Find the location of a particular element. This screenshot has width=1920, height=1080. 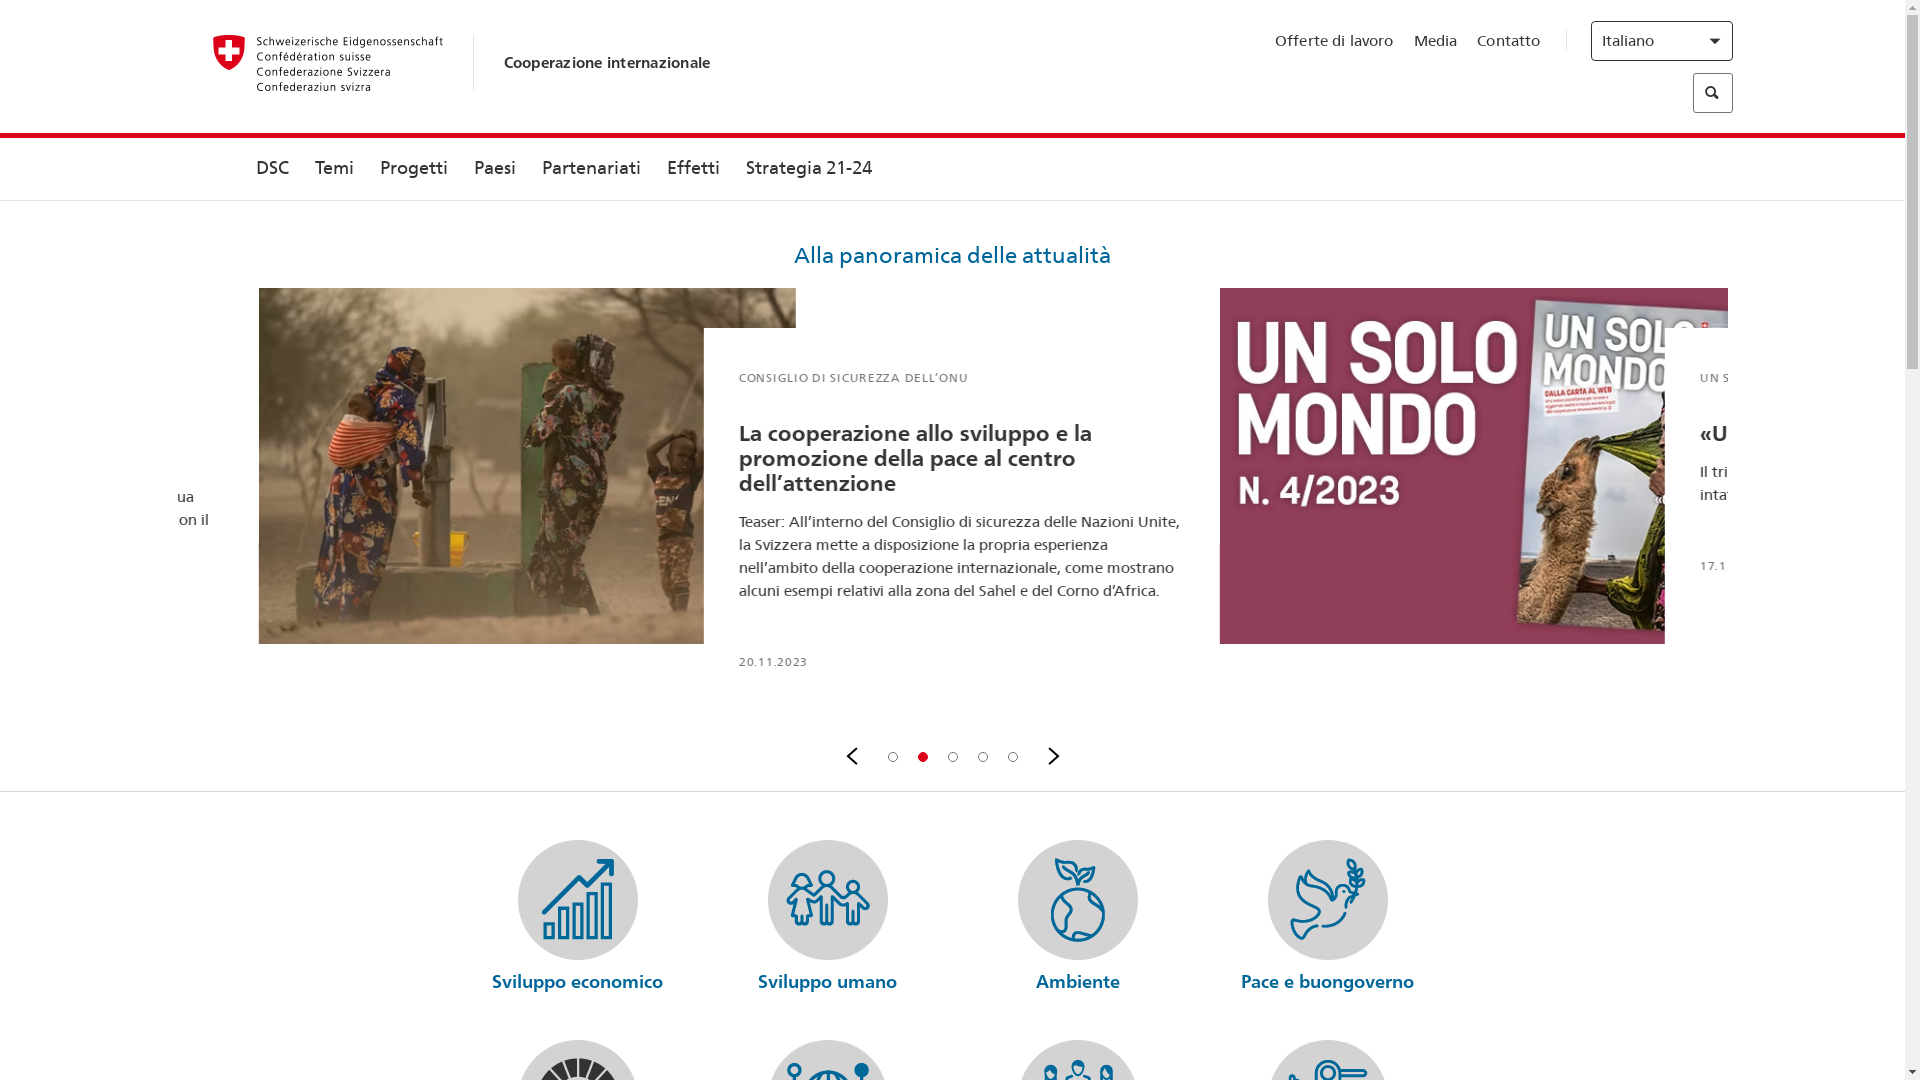

'Cooperazione internazionale' is located at coordinates (606, 61).